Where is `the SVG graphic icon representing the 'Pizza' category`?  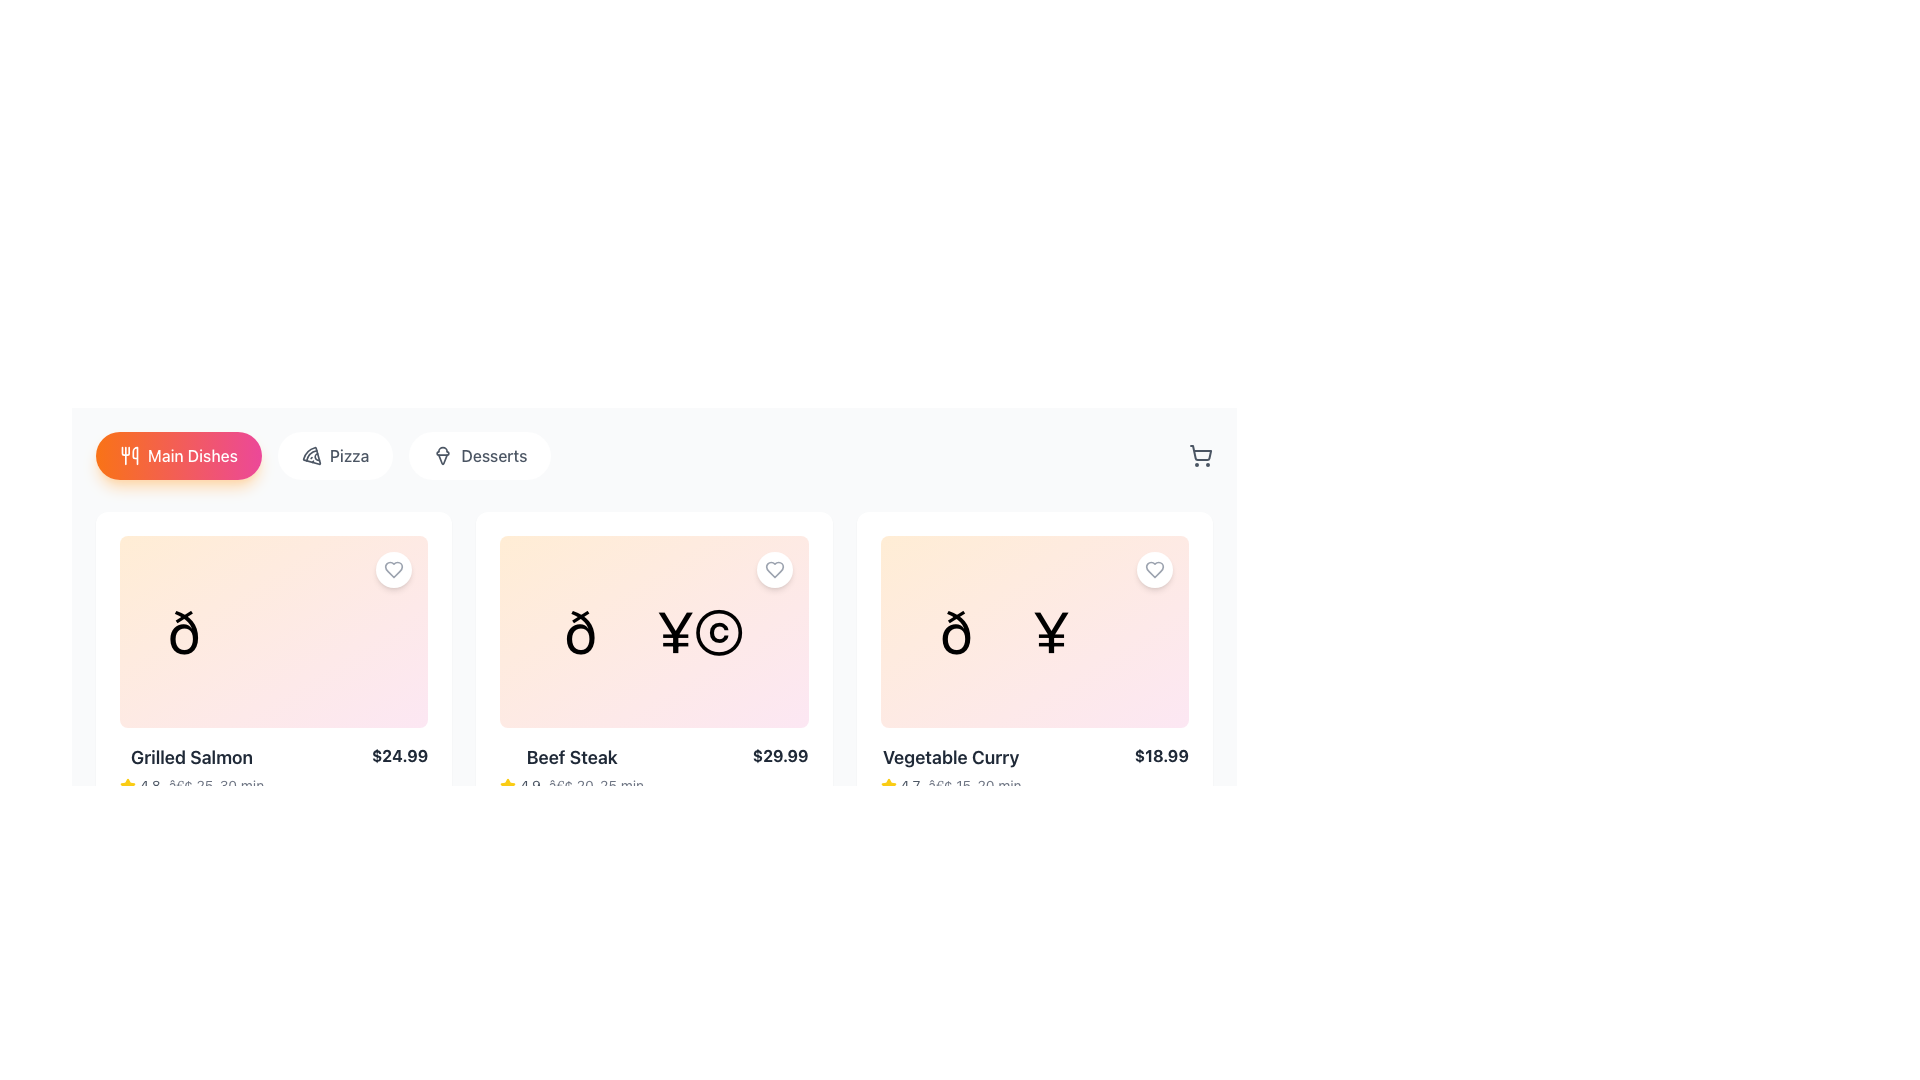
the SVG graphic icon representing the 'Pizza' category is located at coordinates (311, 455).